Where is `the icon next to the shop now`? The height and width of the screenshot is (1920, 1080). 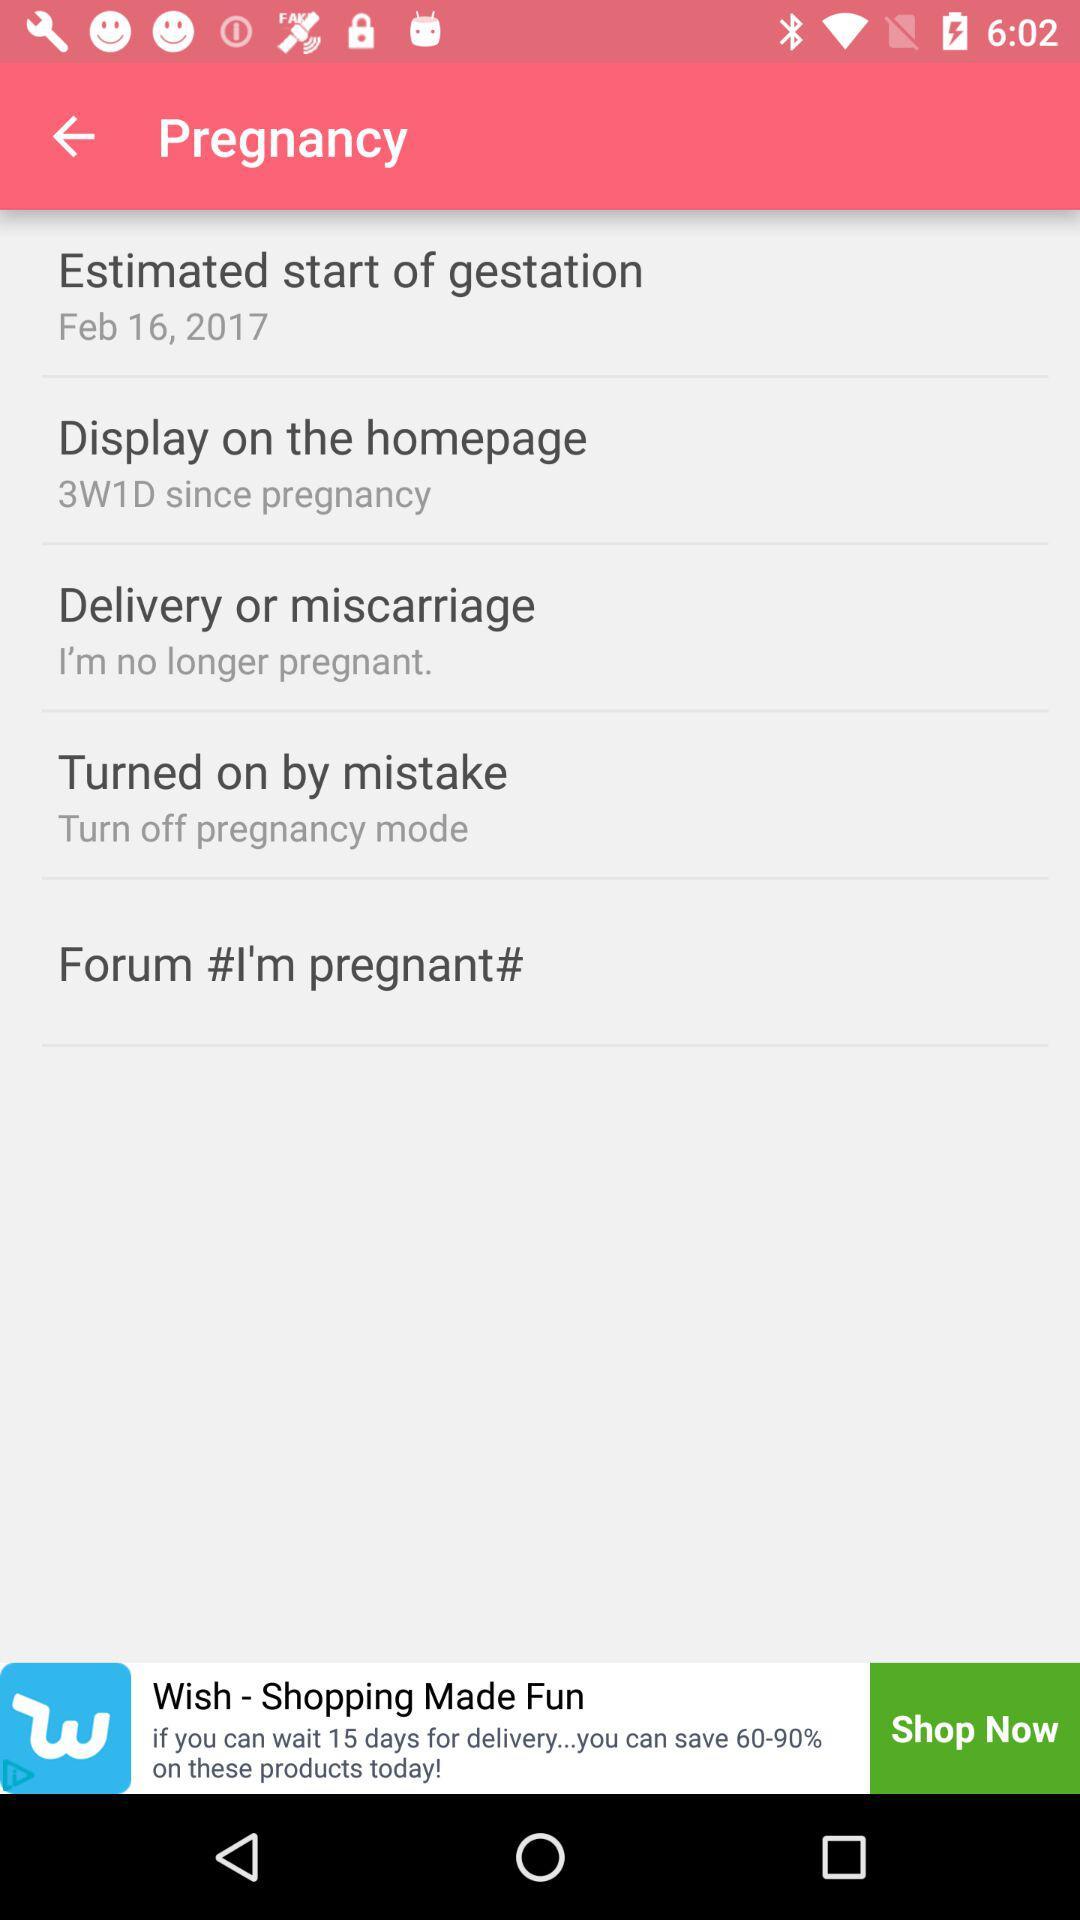
the icon next to the shop now is located at coordinates (368, 1693).